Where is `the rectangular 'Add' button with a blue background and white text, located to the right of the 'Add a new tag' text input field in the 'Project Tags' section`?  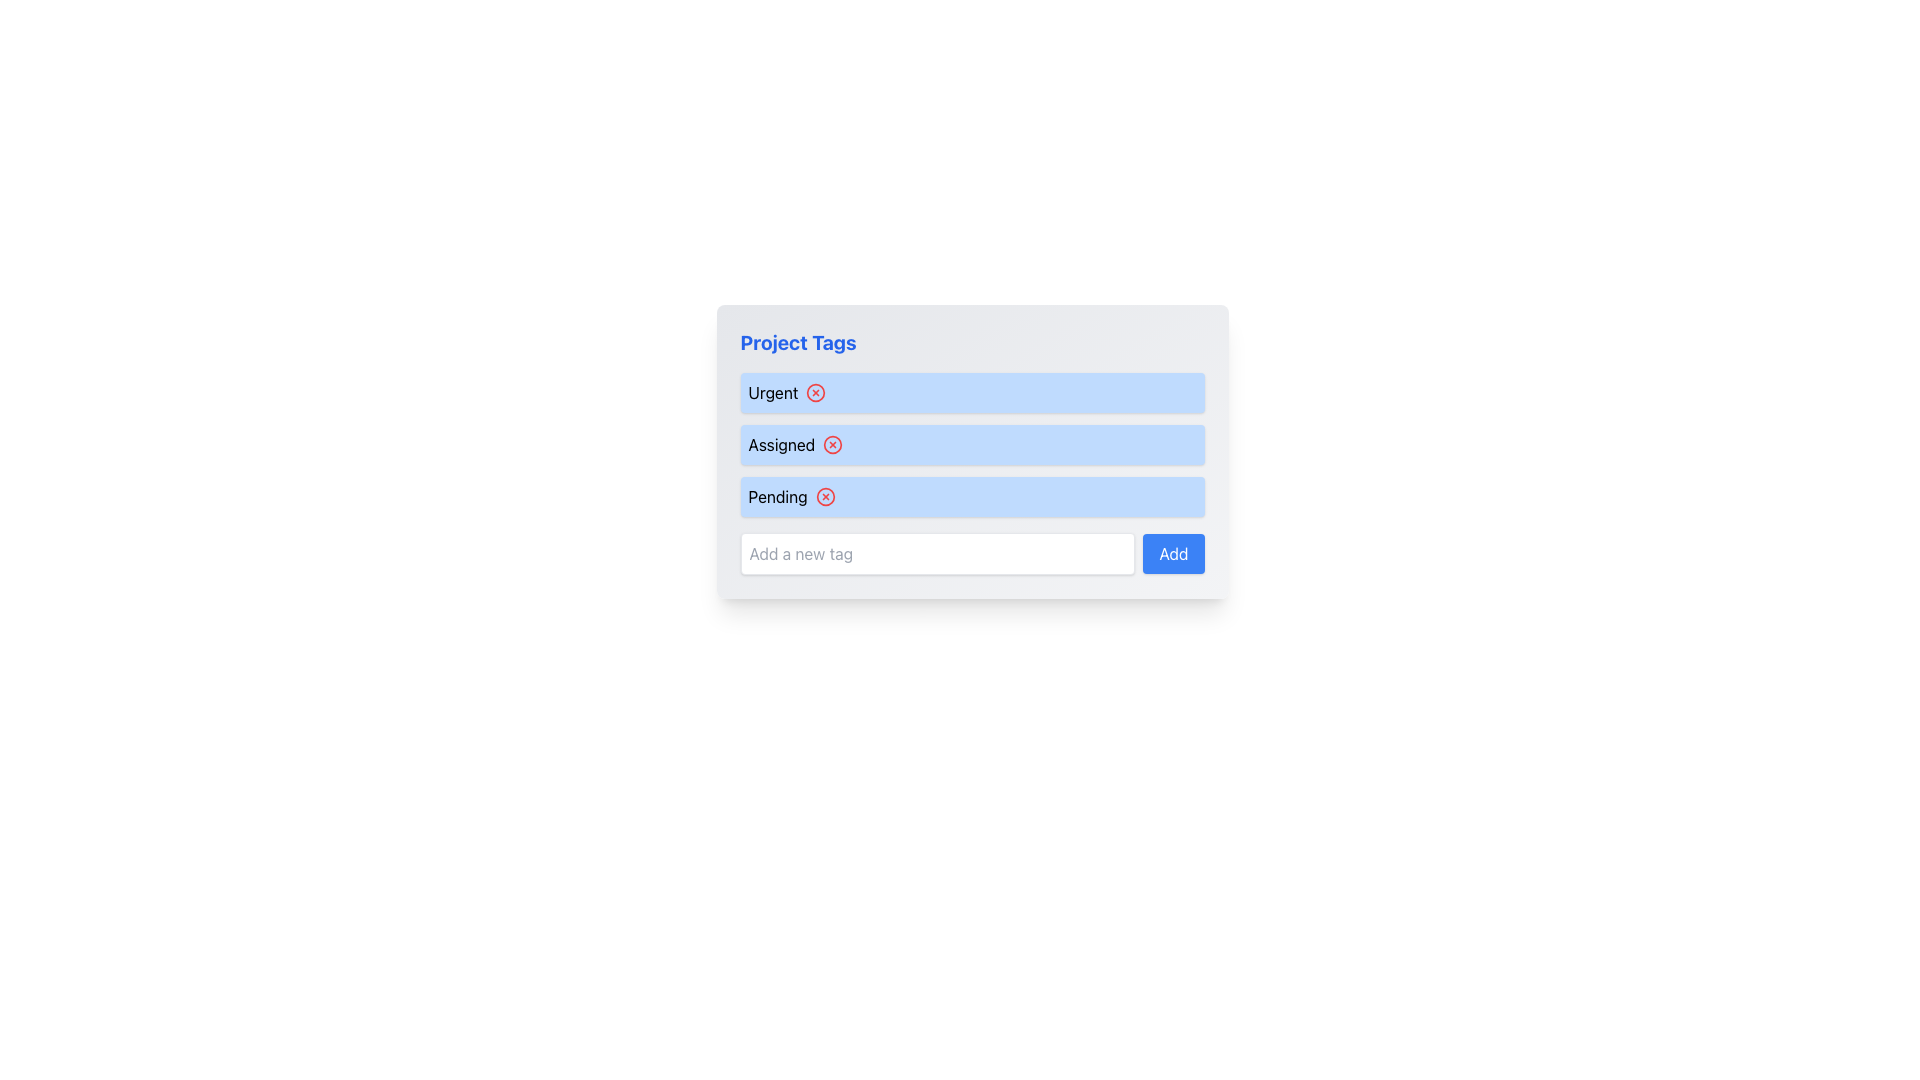
the rectangular 'Add' button with a blue background and white text, located to the right of the 'Add a new tag' text input field in the 'Project Tags' section is located at coordinates (1173, 554).